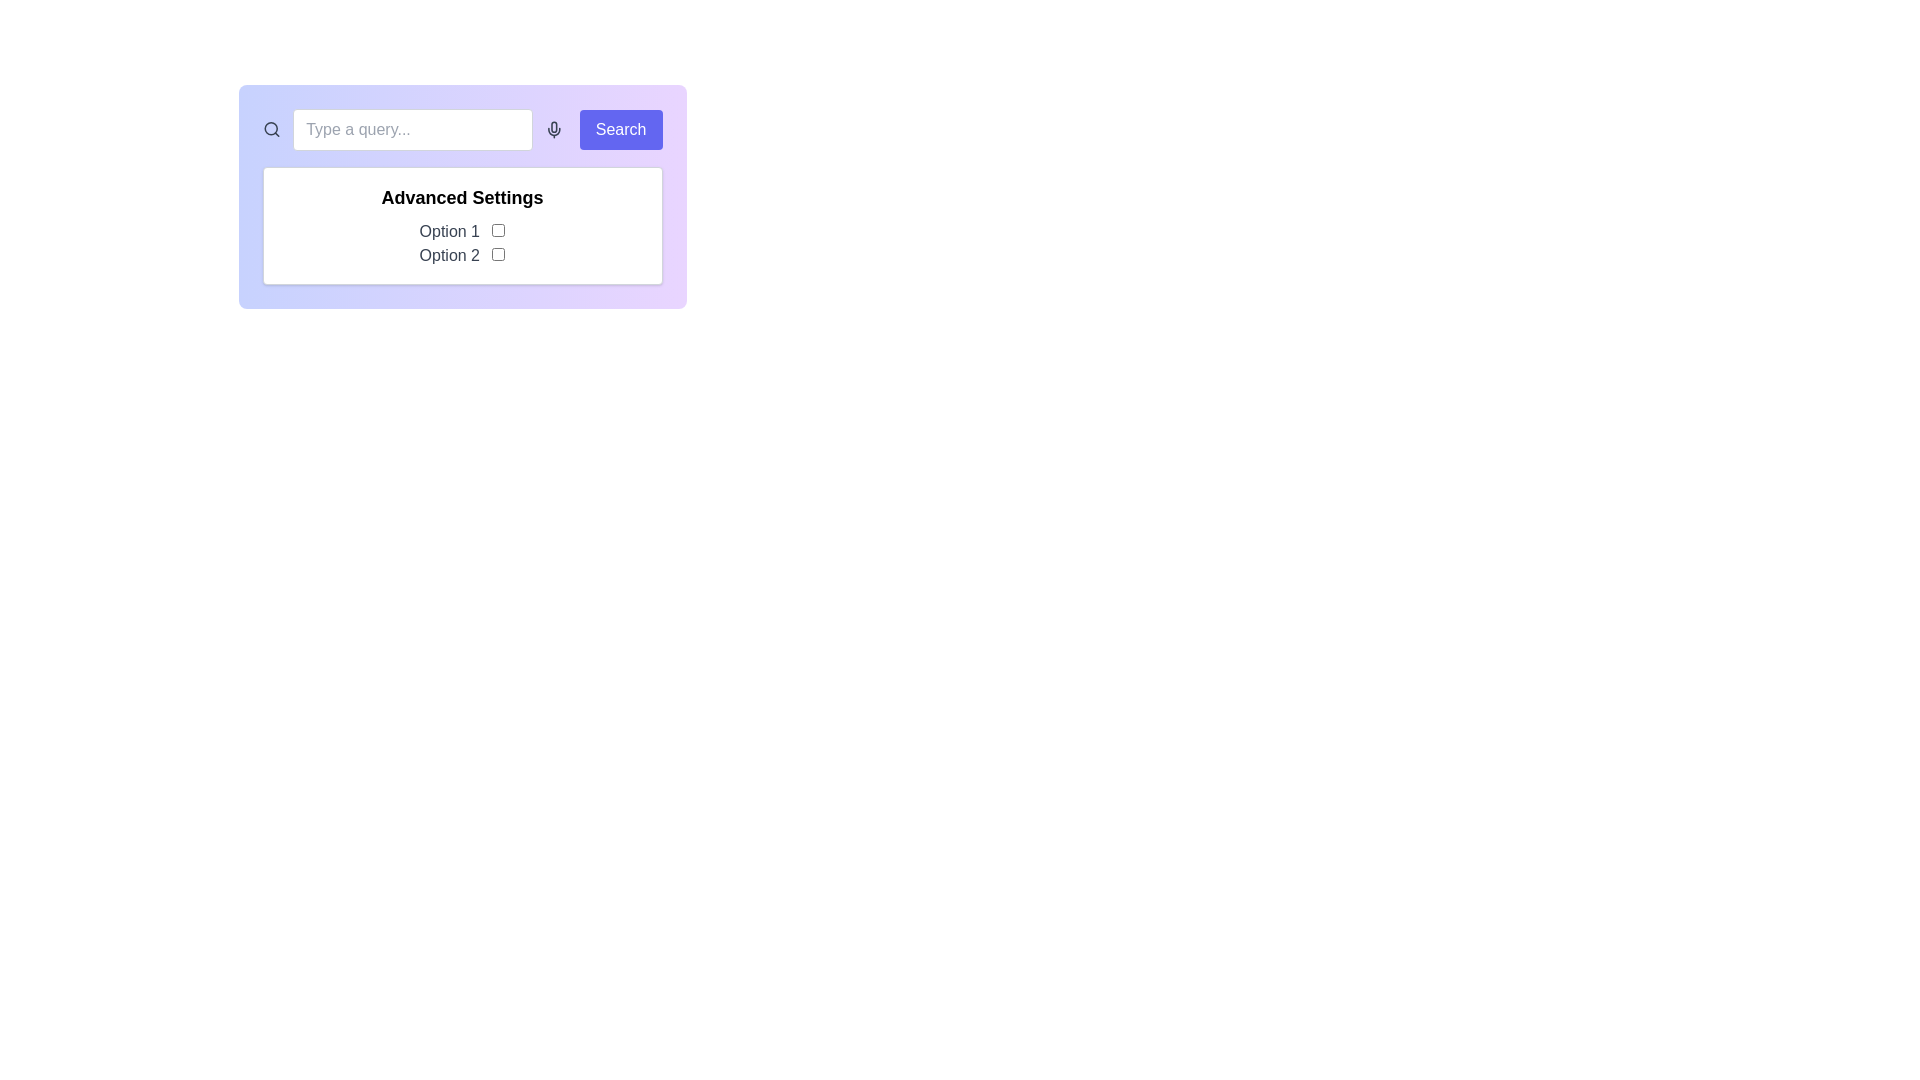 The height and width of the screenshot is (1080, 1920). I want to click on the label indicating 'Option 2', which describes the associated checkbox to its right in the 'Advanced Settings' section, so click(461, 254).